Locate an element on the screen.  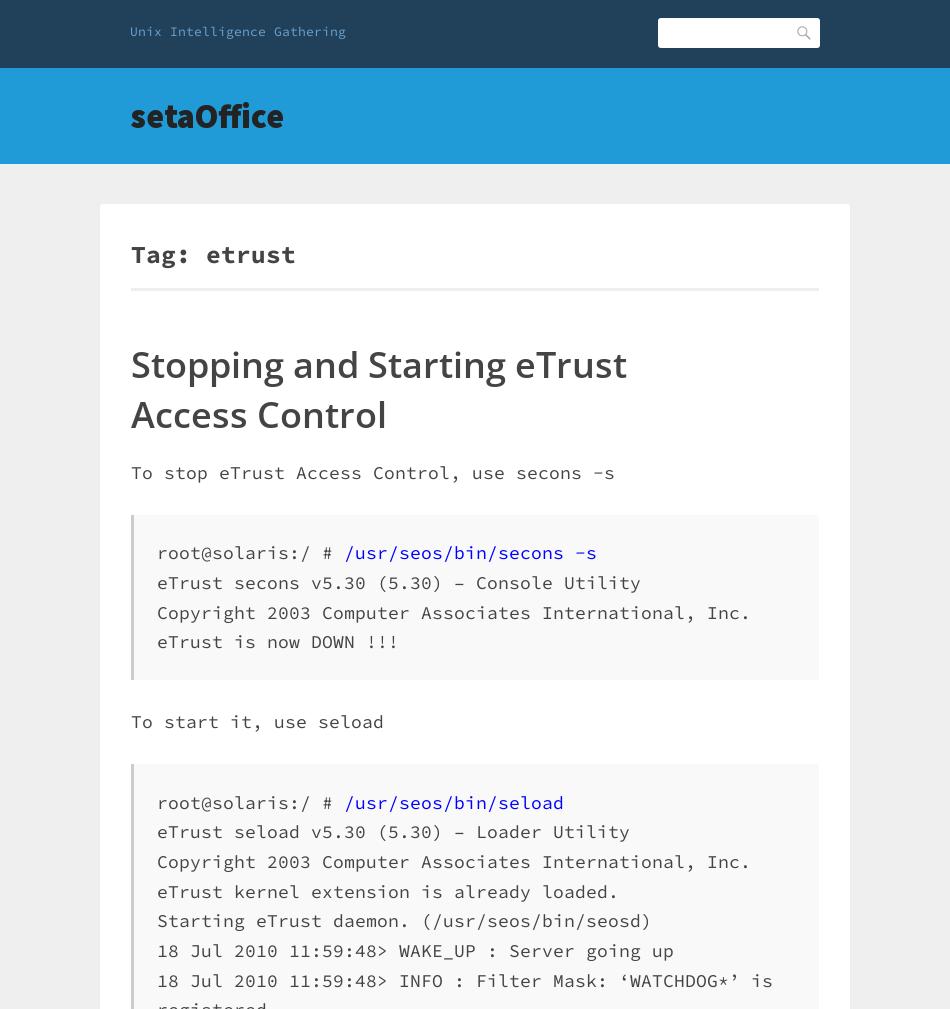
'/usr/seos/bin/seload' is located at coordinates (453, 801).